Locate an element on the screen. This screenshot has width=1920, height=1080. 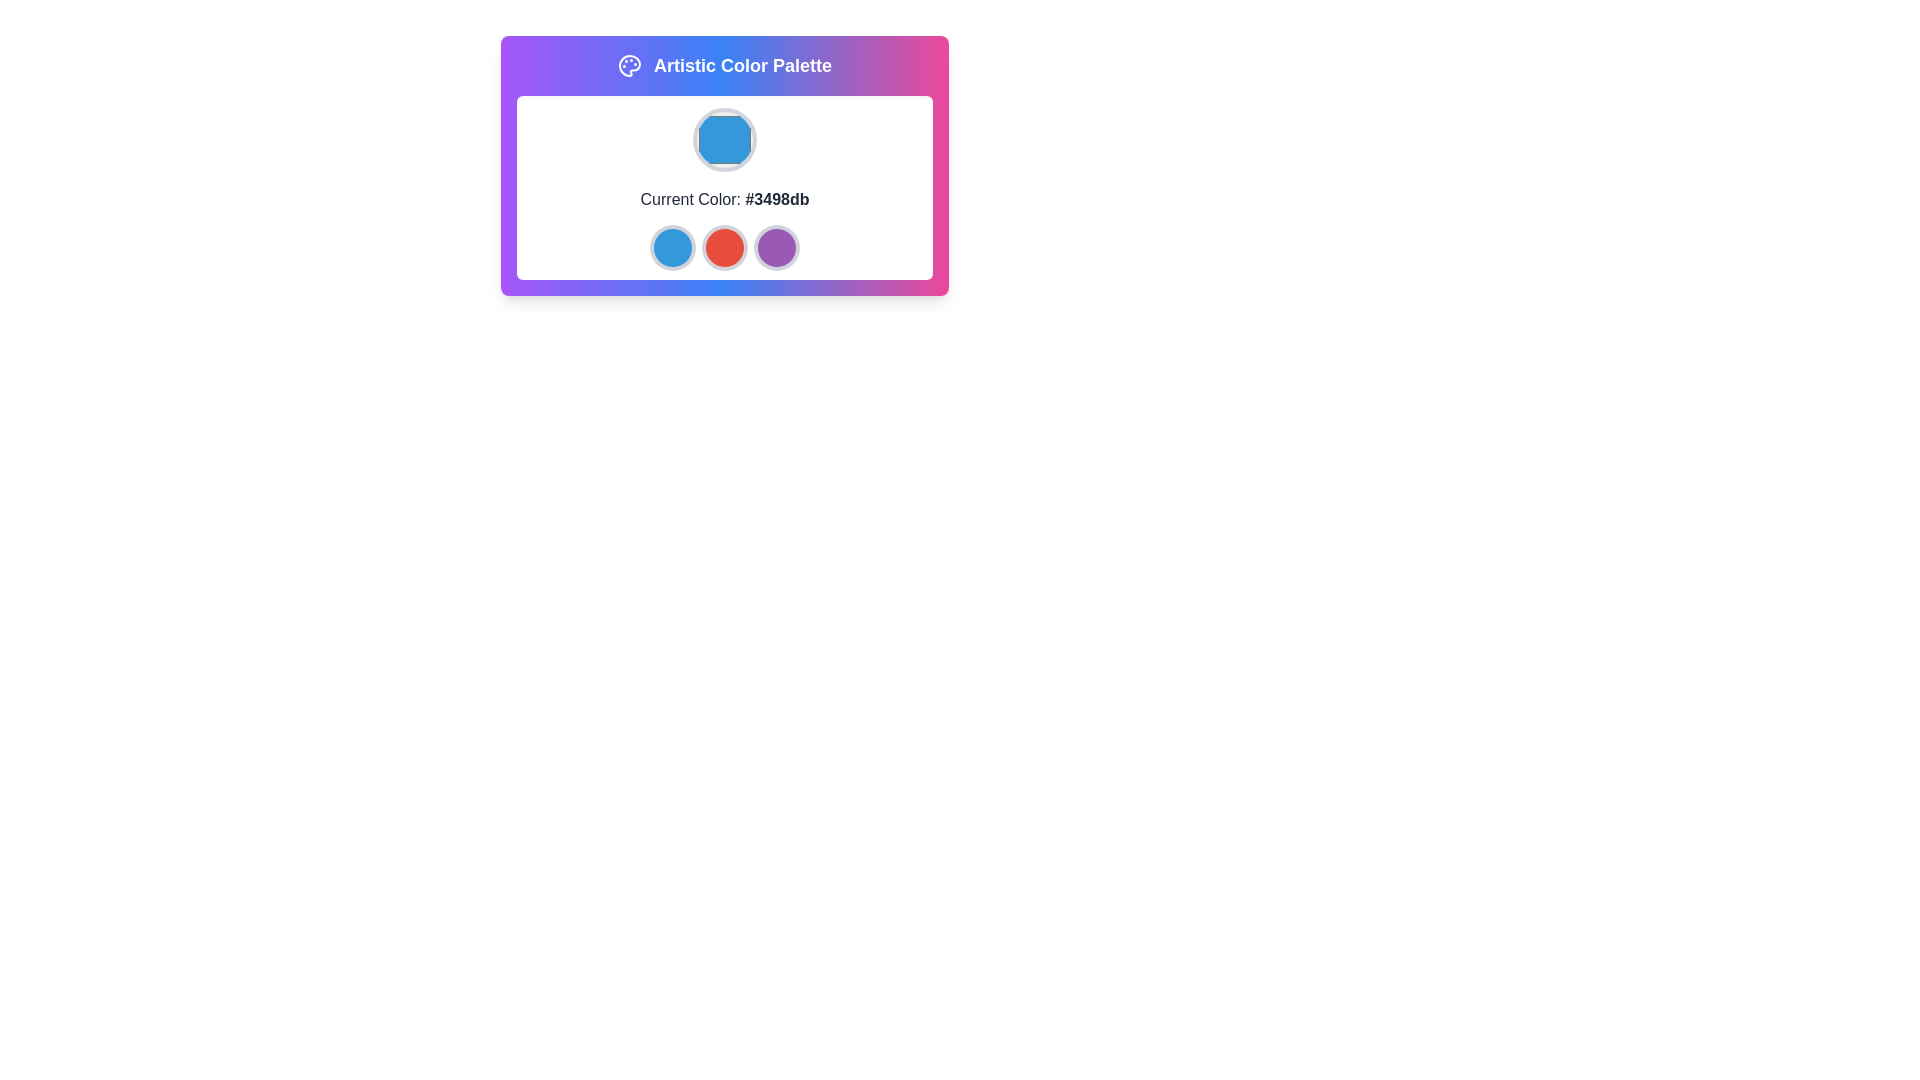
the text label displaying 'Artistic Color Palette', which is styled in bold white font against a gradient background transitioning from purple to pink is located at coordinates (742, 64).